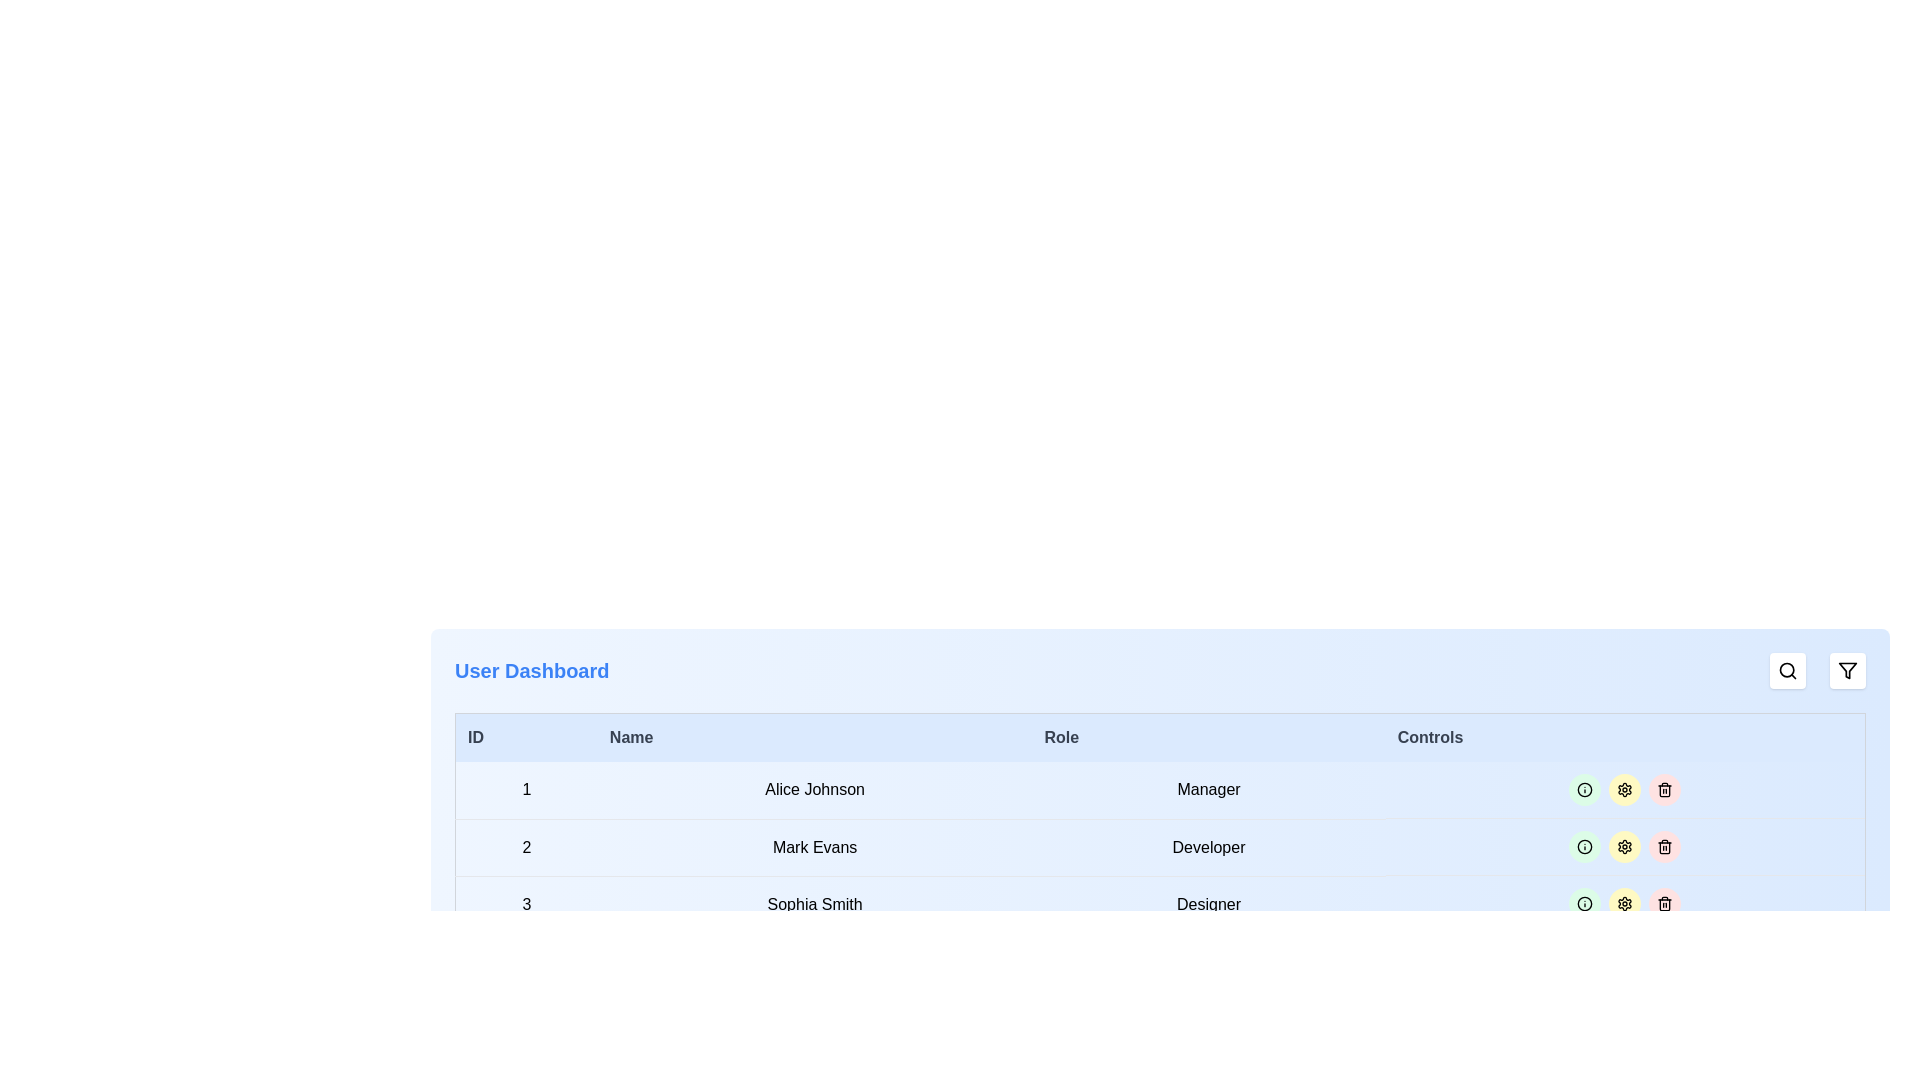 The image size is (1920, 1080). I want to click on the label displaying the name 'Sophia Smith', which is located in the third row, second column of the table in the 'User Dashboard' view under the 'Name' column, so click(815, 904).